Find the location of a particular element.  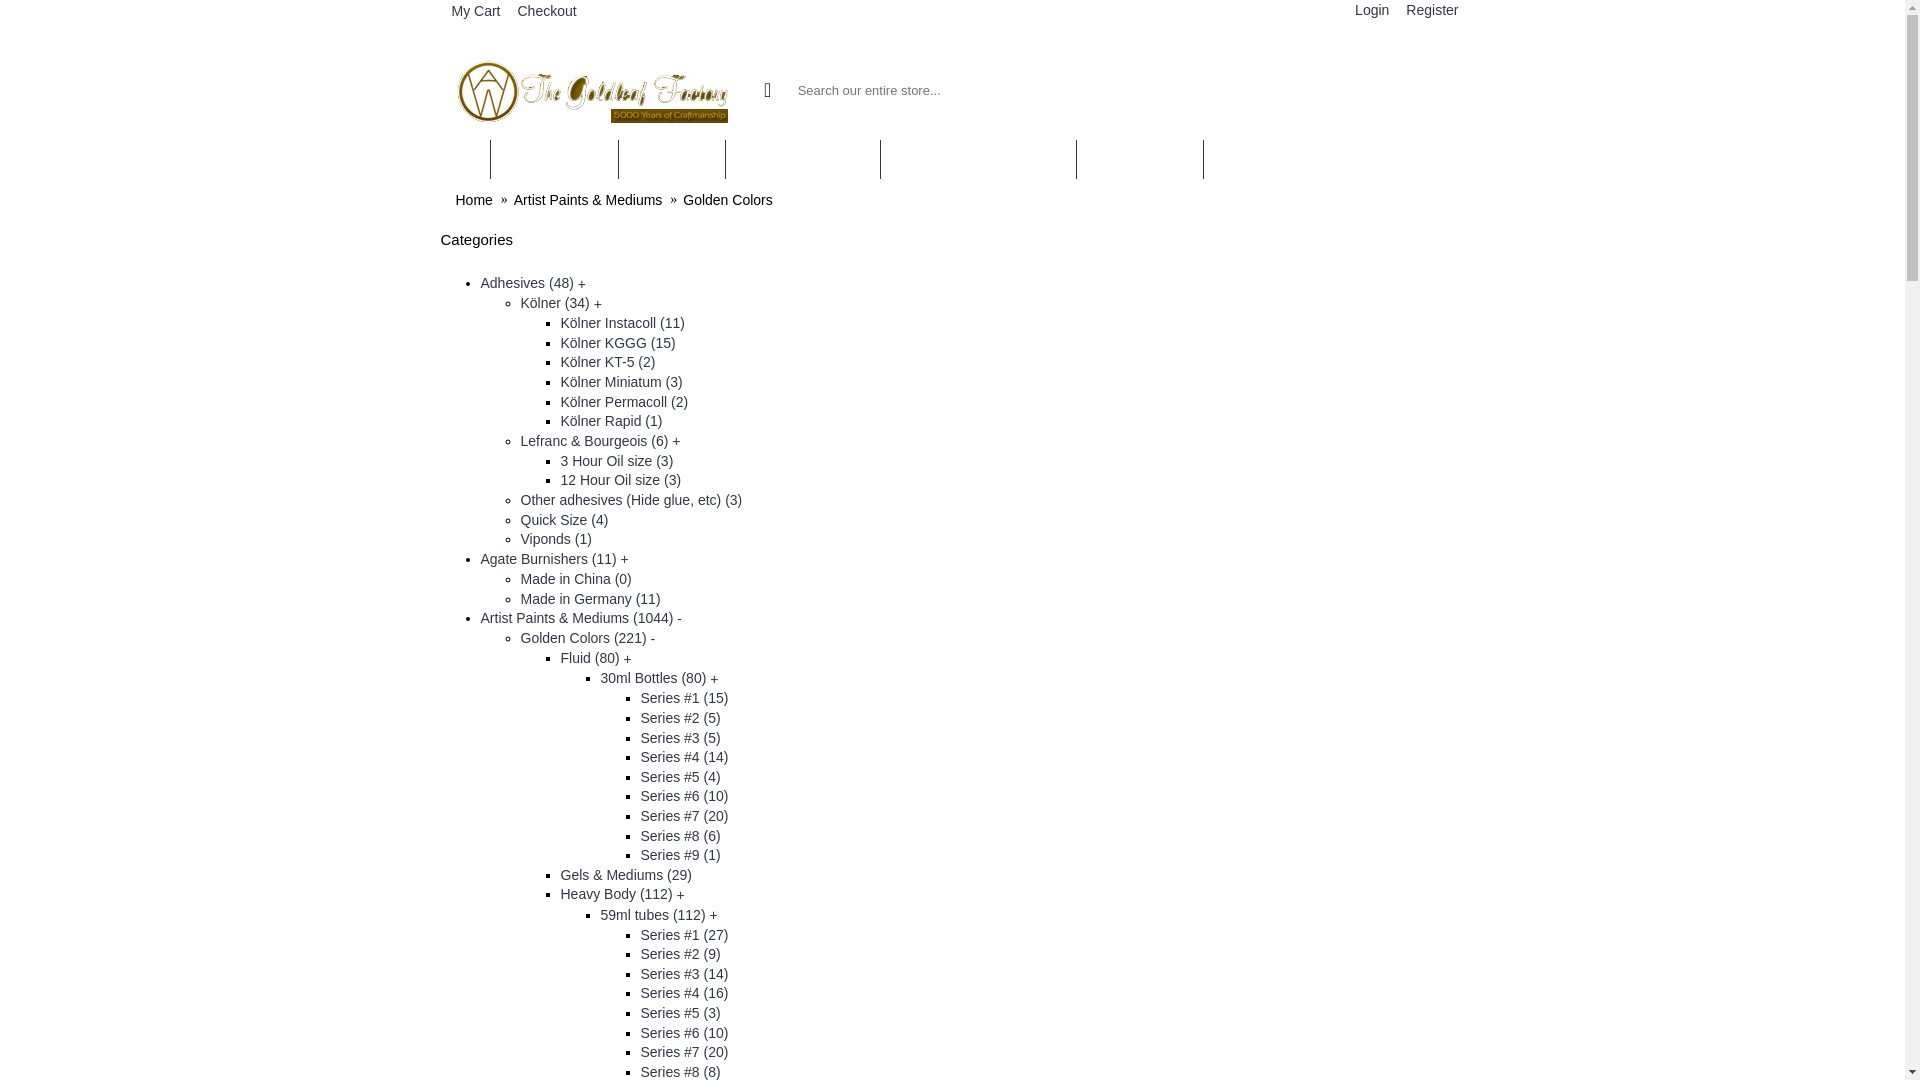

'Checkout' is located at coordinates (543, 11).